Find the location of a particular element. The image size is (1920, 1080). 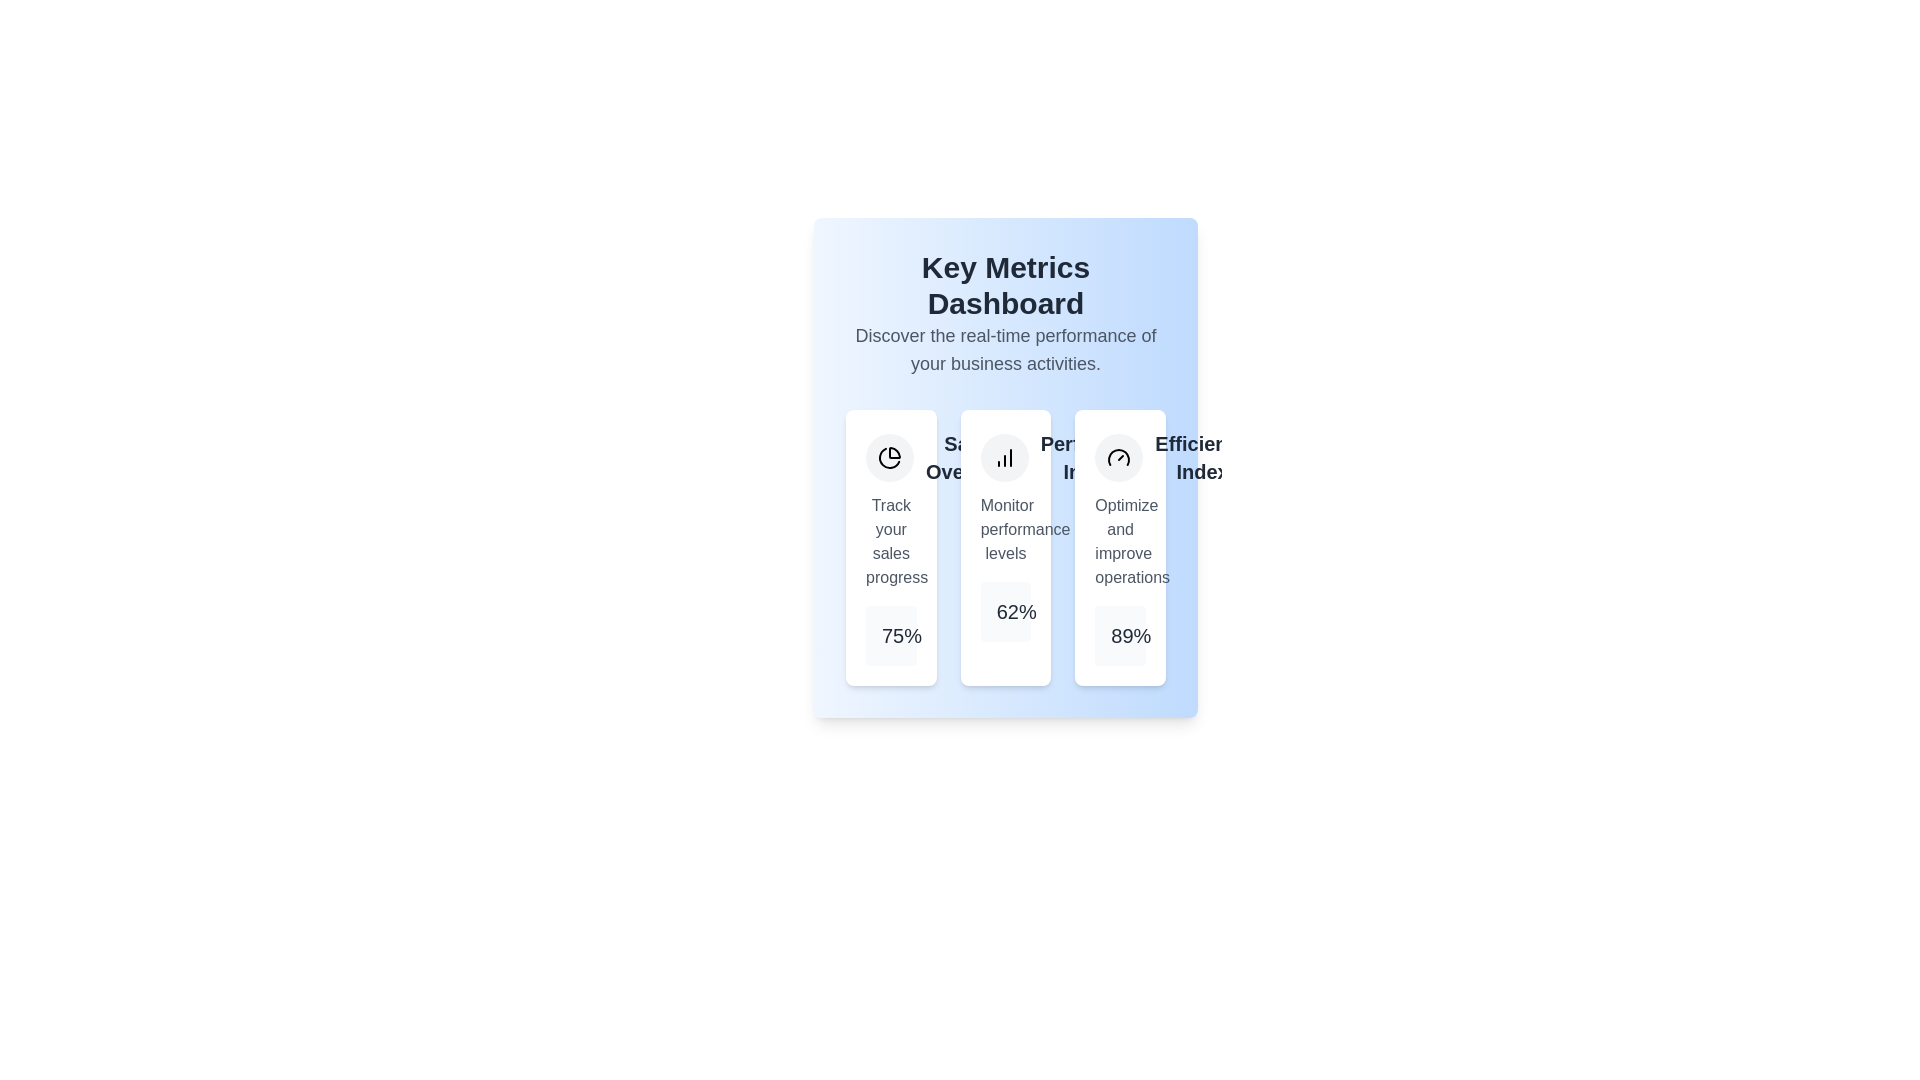

the metric card corresponding to Efficiency Index is located at coordinates (1120, 547).